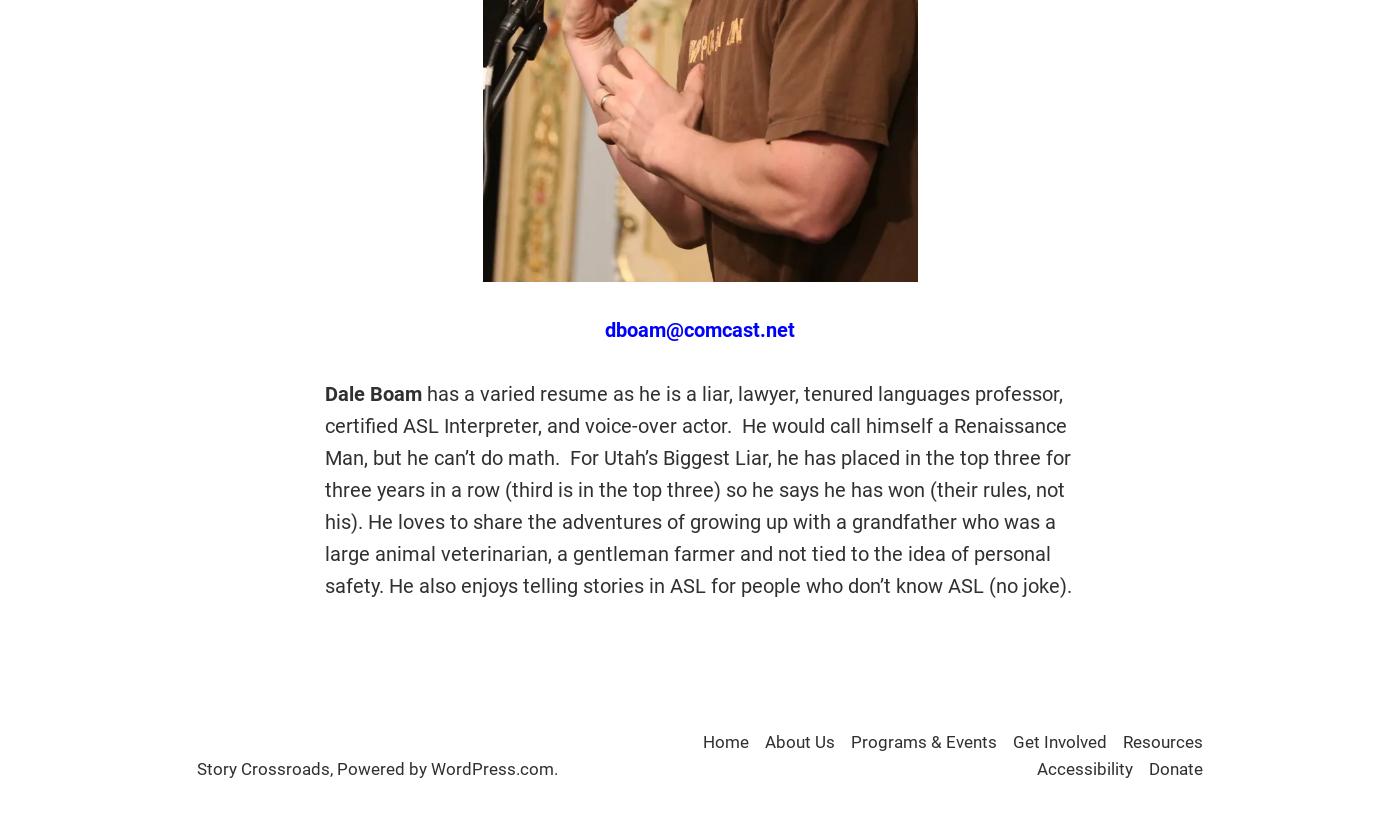  Describe the element at coordinates (726, 741) in the screenshot. I see `'Home'` at that location.